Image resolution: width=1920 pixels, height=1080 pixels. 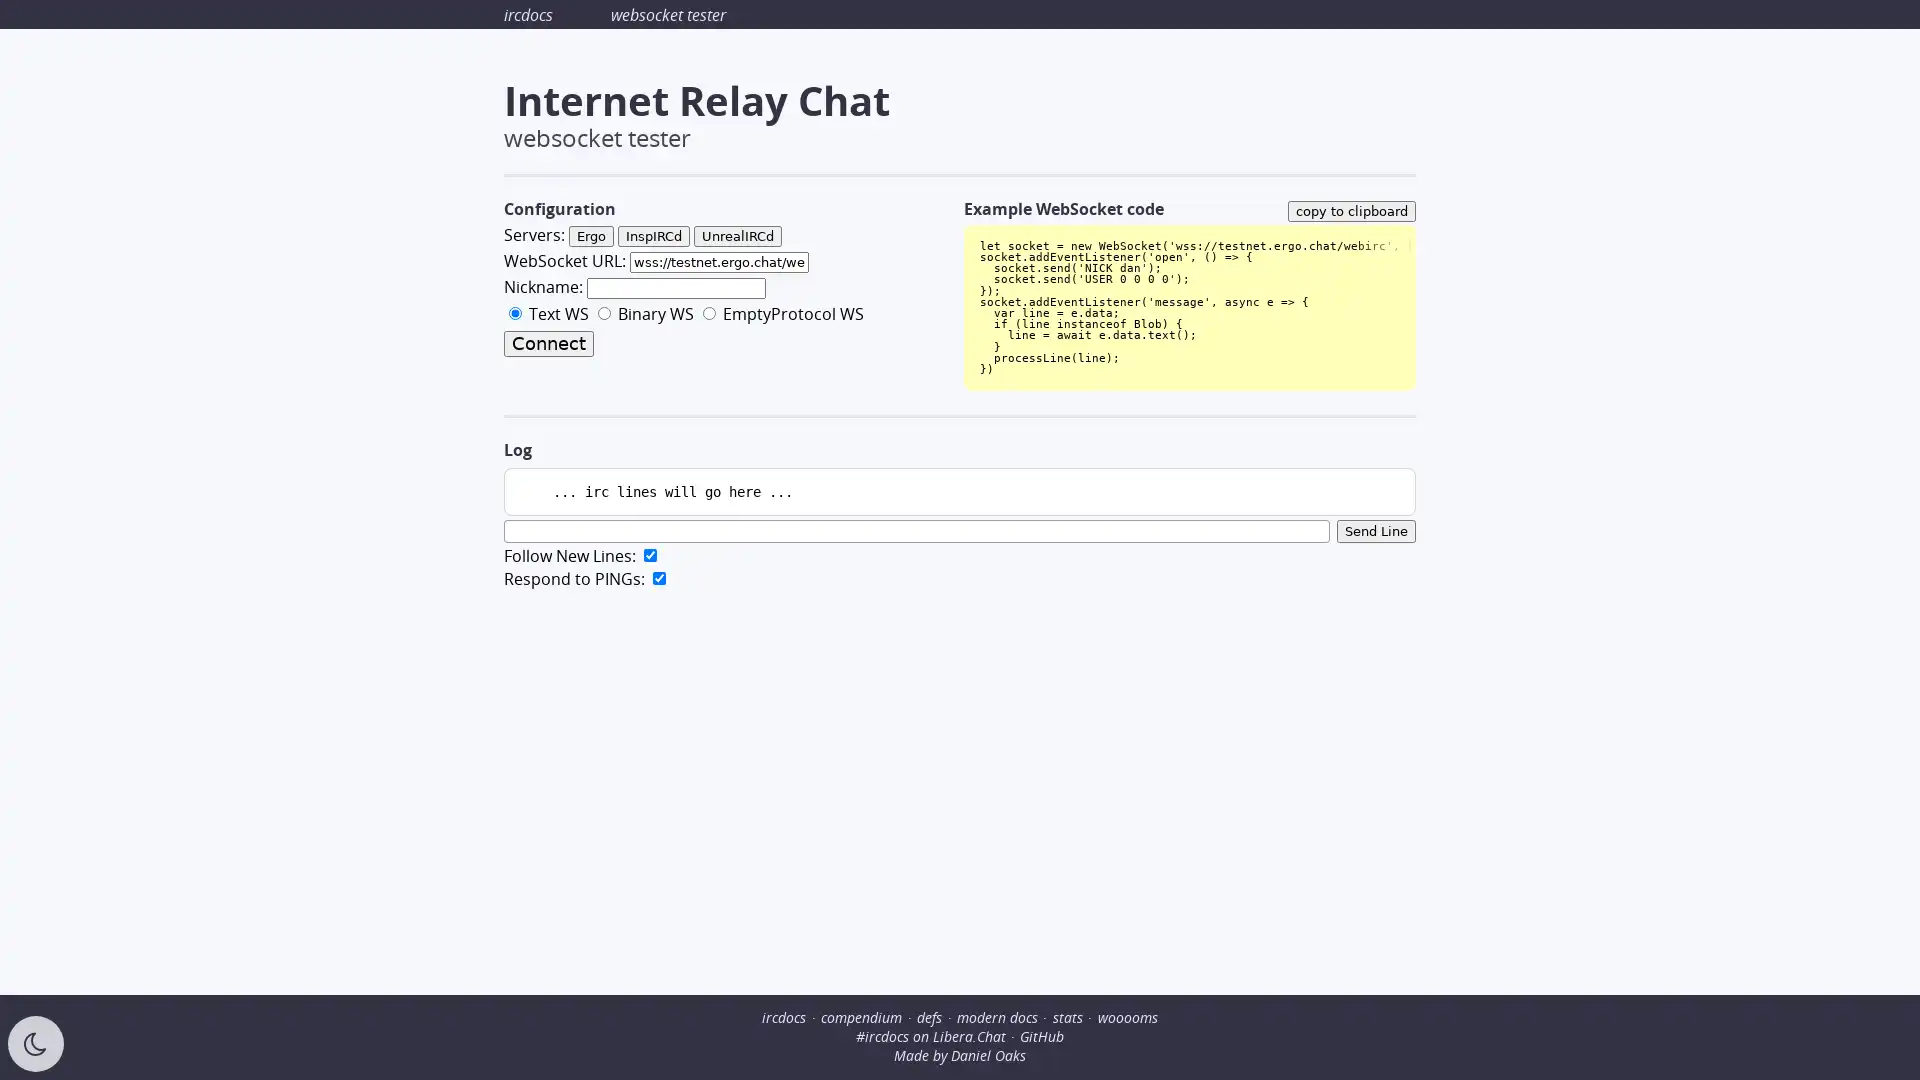 What do you see at coordinates (737, 235) in the screenshot?
I see `UnrealIRCd` at bounding box center [737, 235].